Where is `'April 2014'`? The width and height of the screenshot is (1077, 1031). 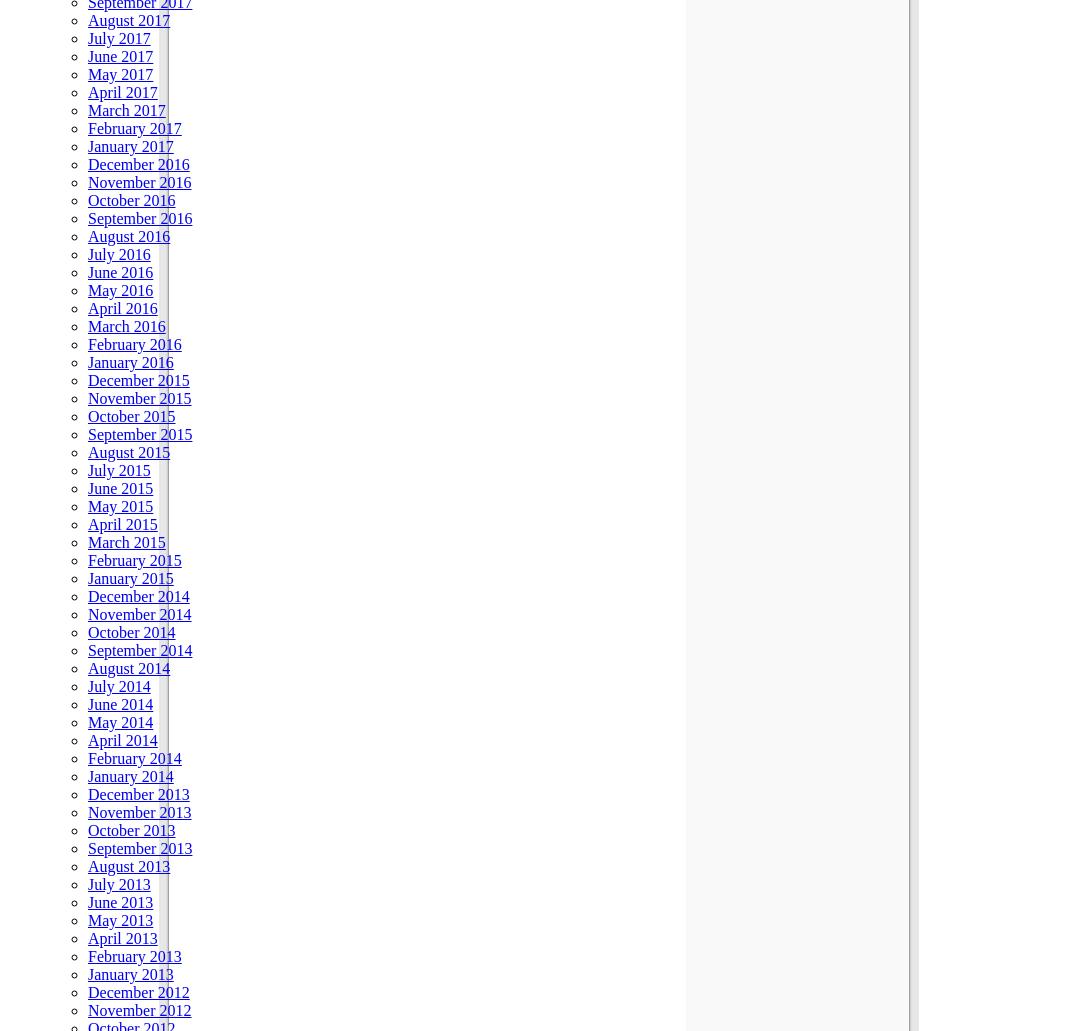 'April 2014' is located at coordinates (121, 738).